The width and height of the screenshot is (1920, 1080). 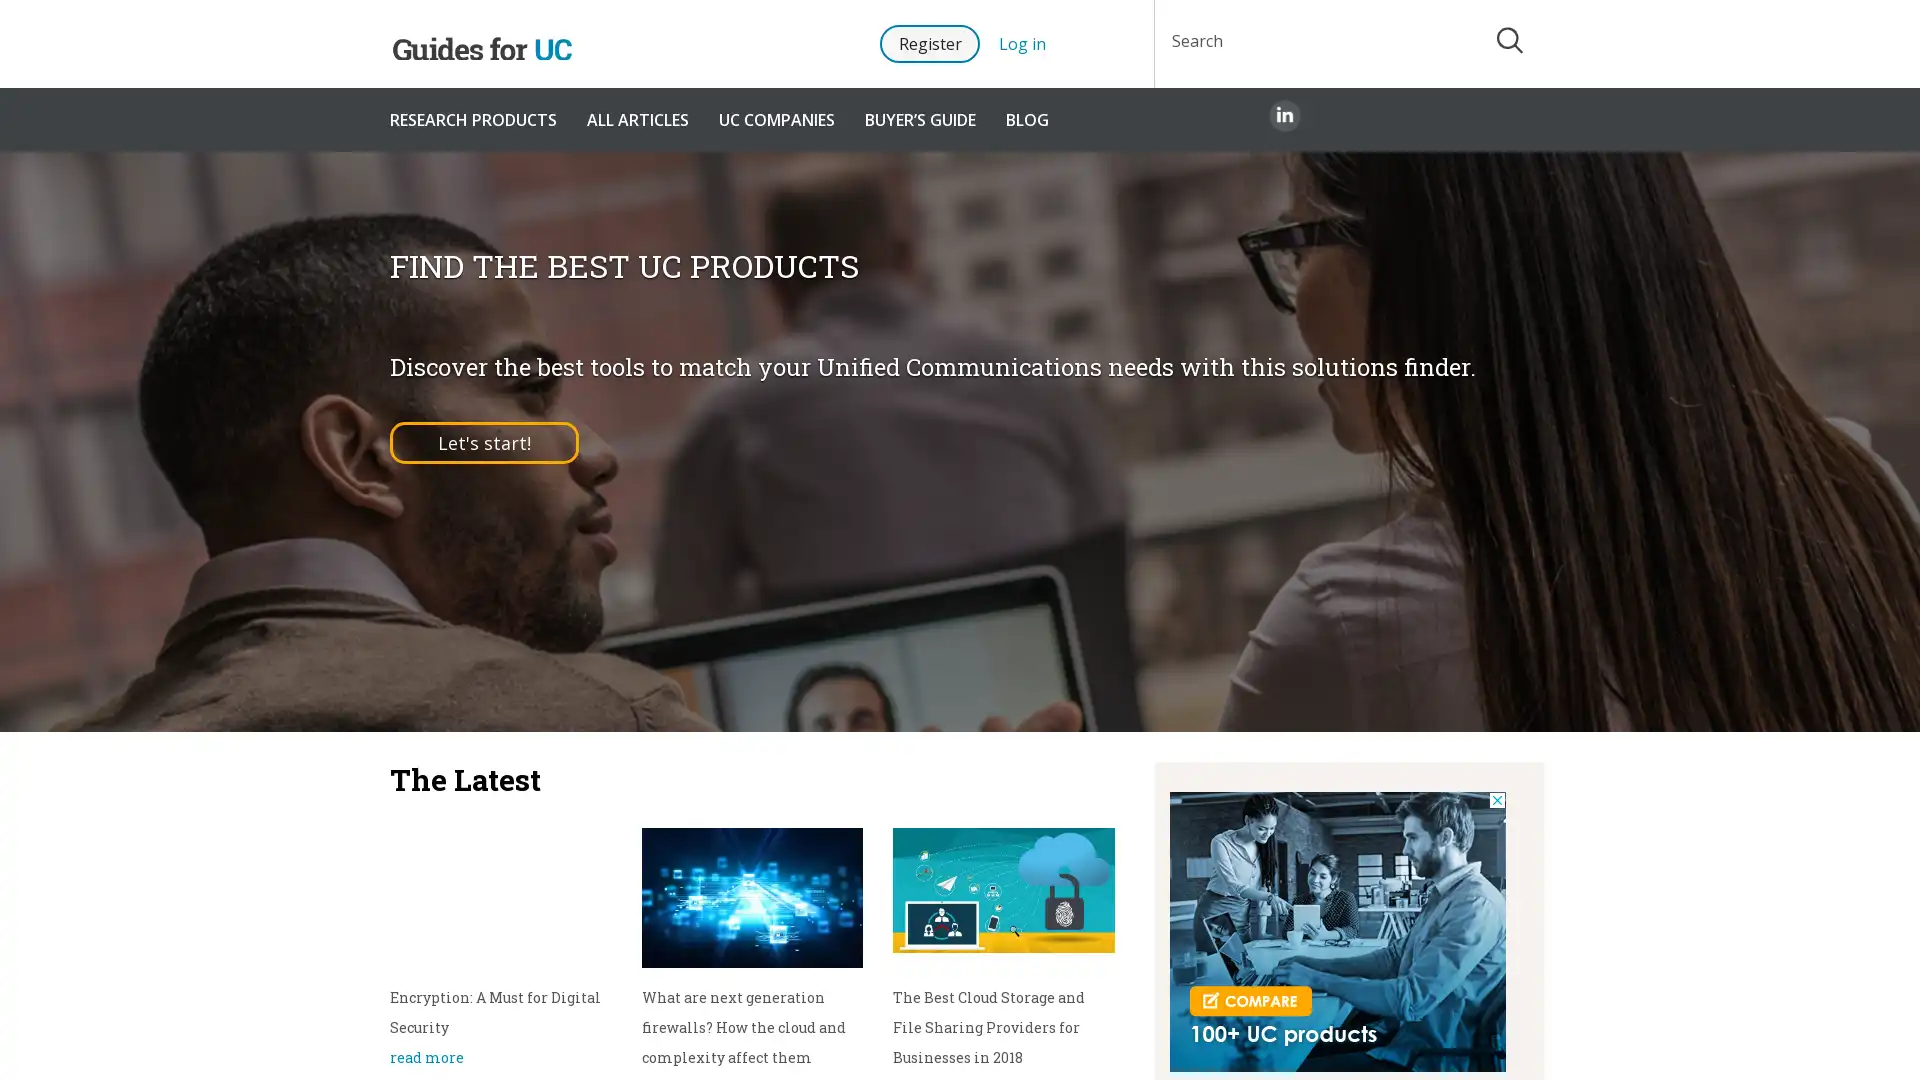 I want to click on Let's start!, so click(x=484, y=441).